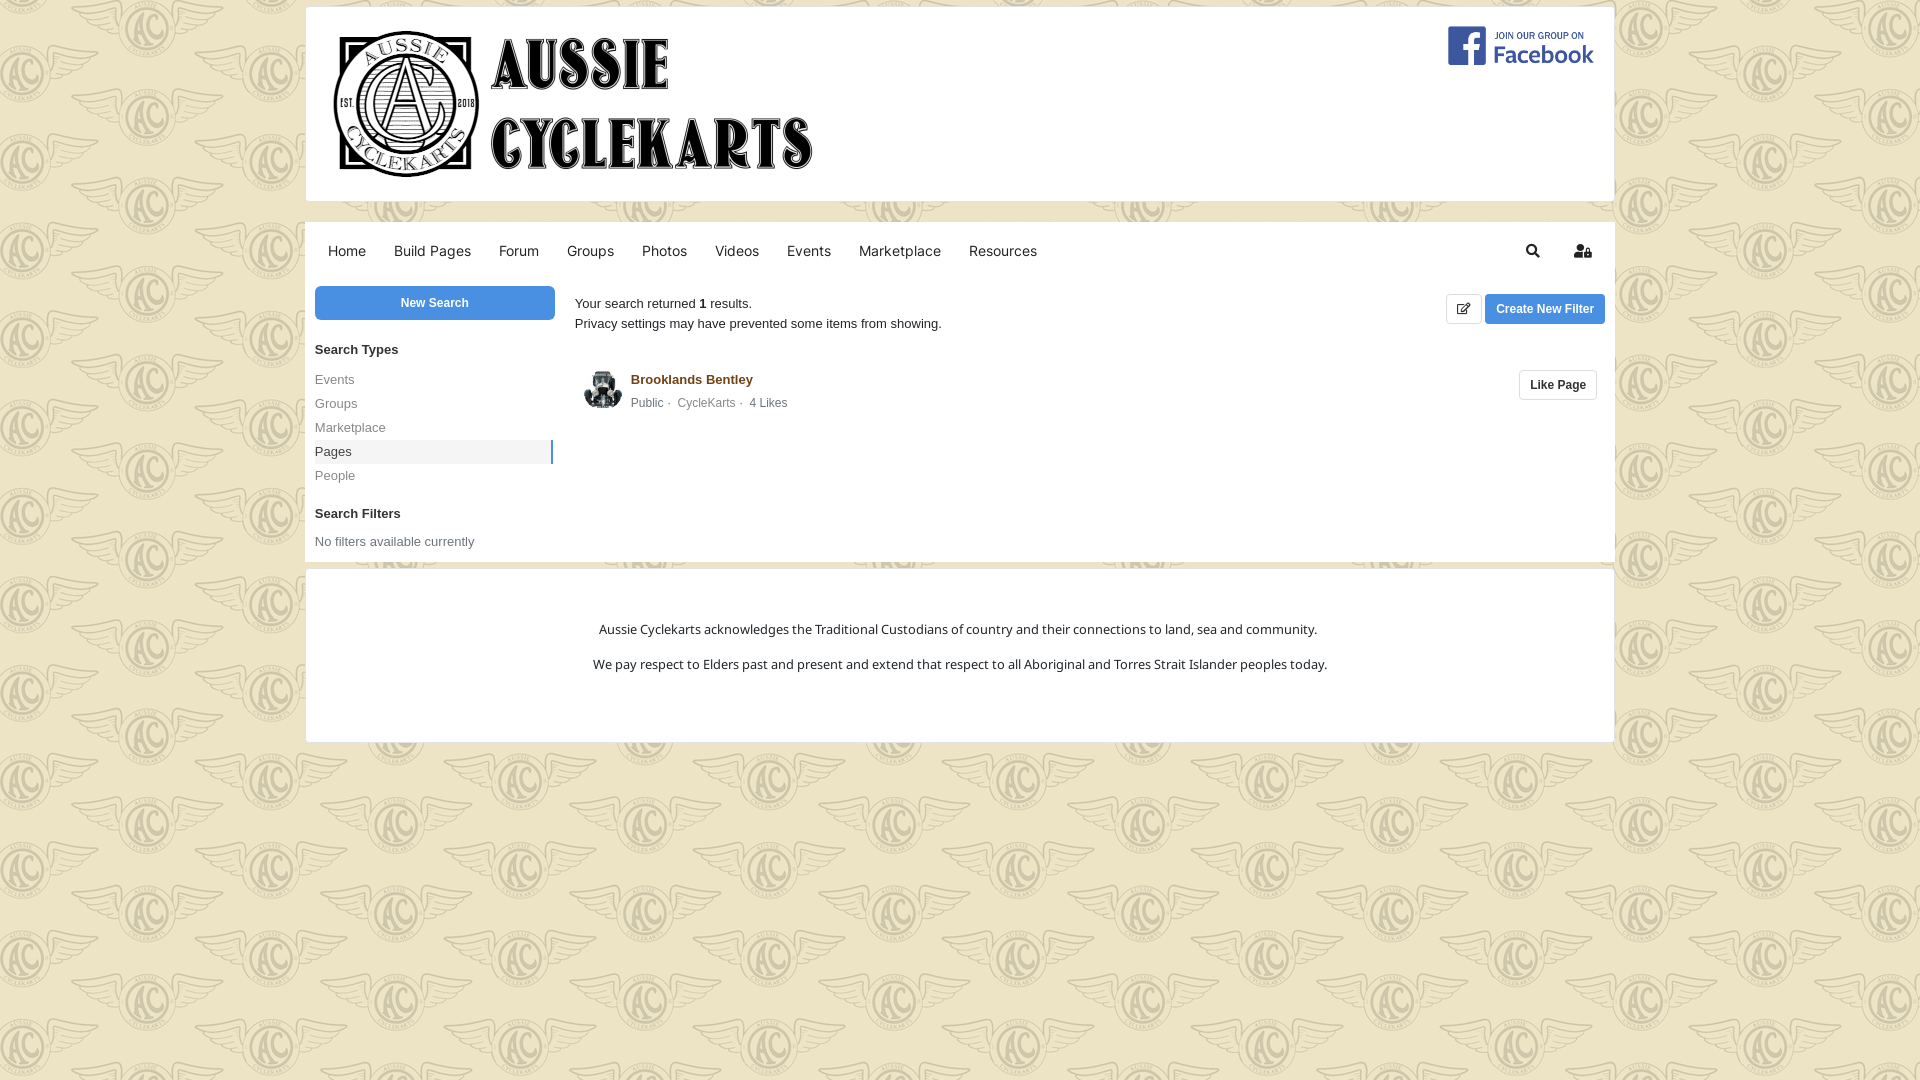  Describe the element at coordinates (1518, 385) in the screenshot. I see `'Like Page'` at that location.